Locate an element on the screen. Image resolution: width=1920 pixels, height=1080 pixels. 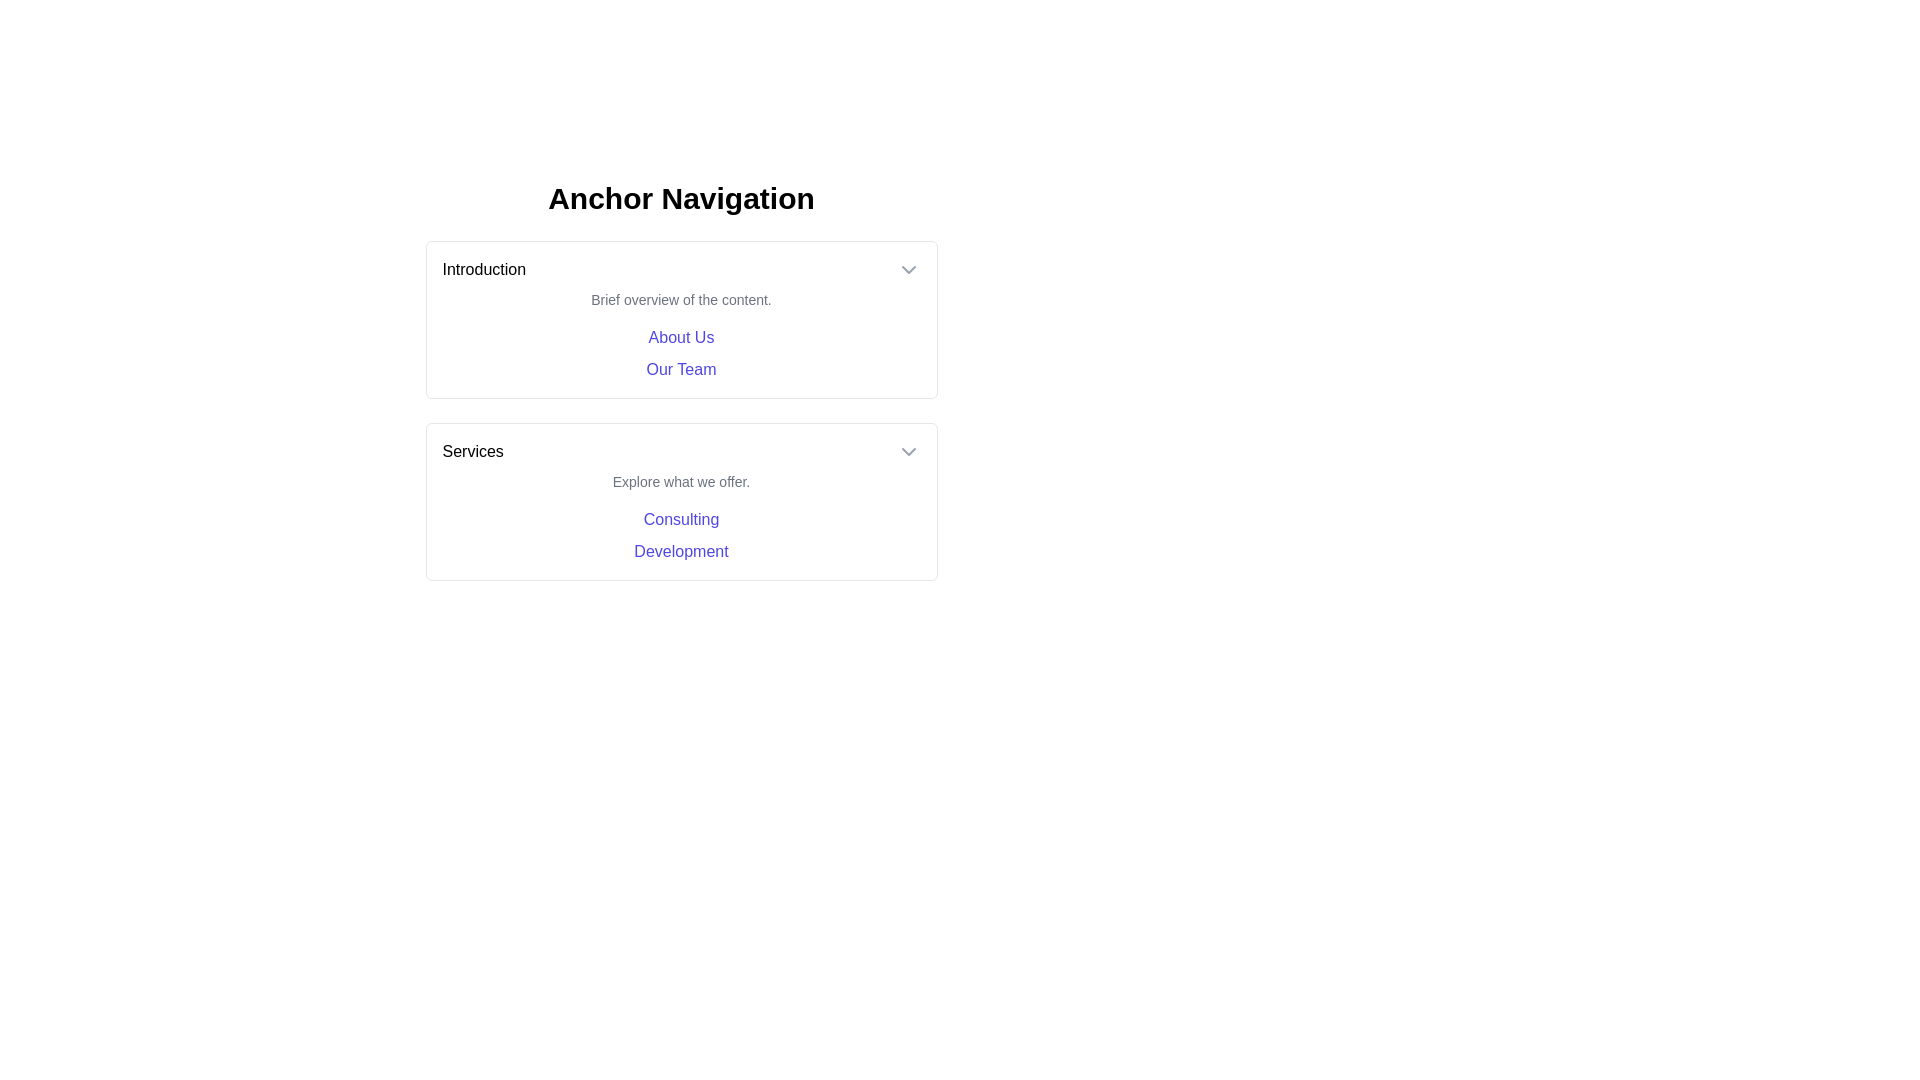
the hyperlink labeled 'Development' located in the Services section, below the text 'Consulting' is located at coordinates (681, 551).